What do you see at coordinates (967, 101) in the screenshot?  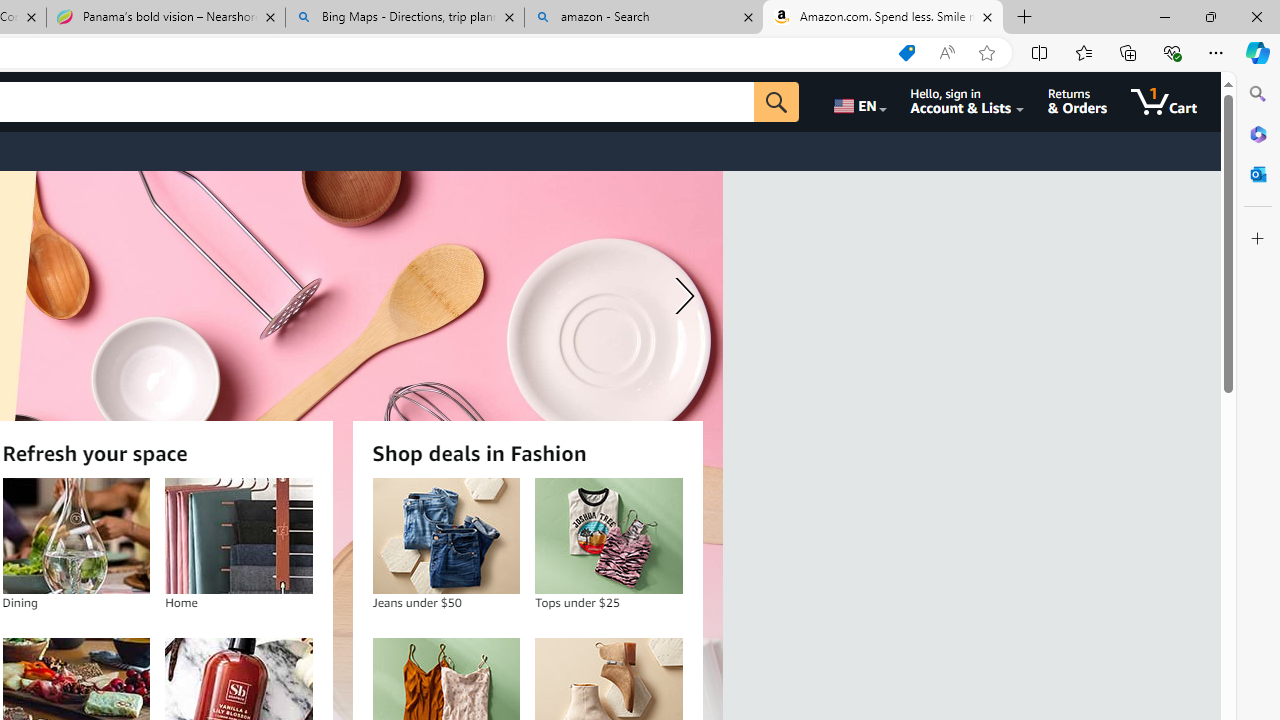 I see `'Hello, sign in Account & Lists'` at bounding box center [967, 101].